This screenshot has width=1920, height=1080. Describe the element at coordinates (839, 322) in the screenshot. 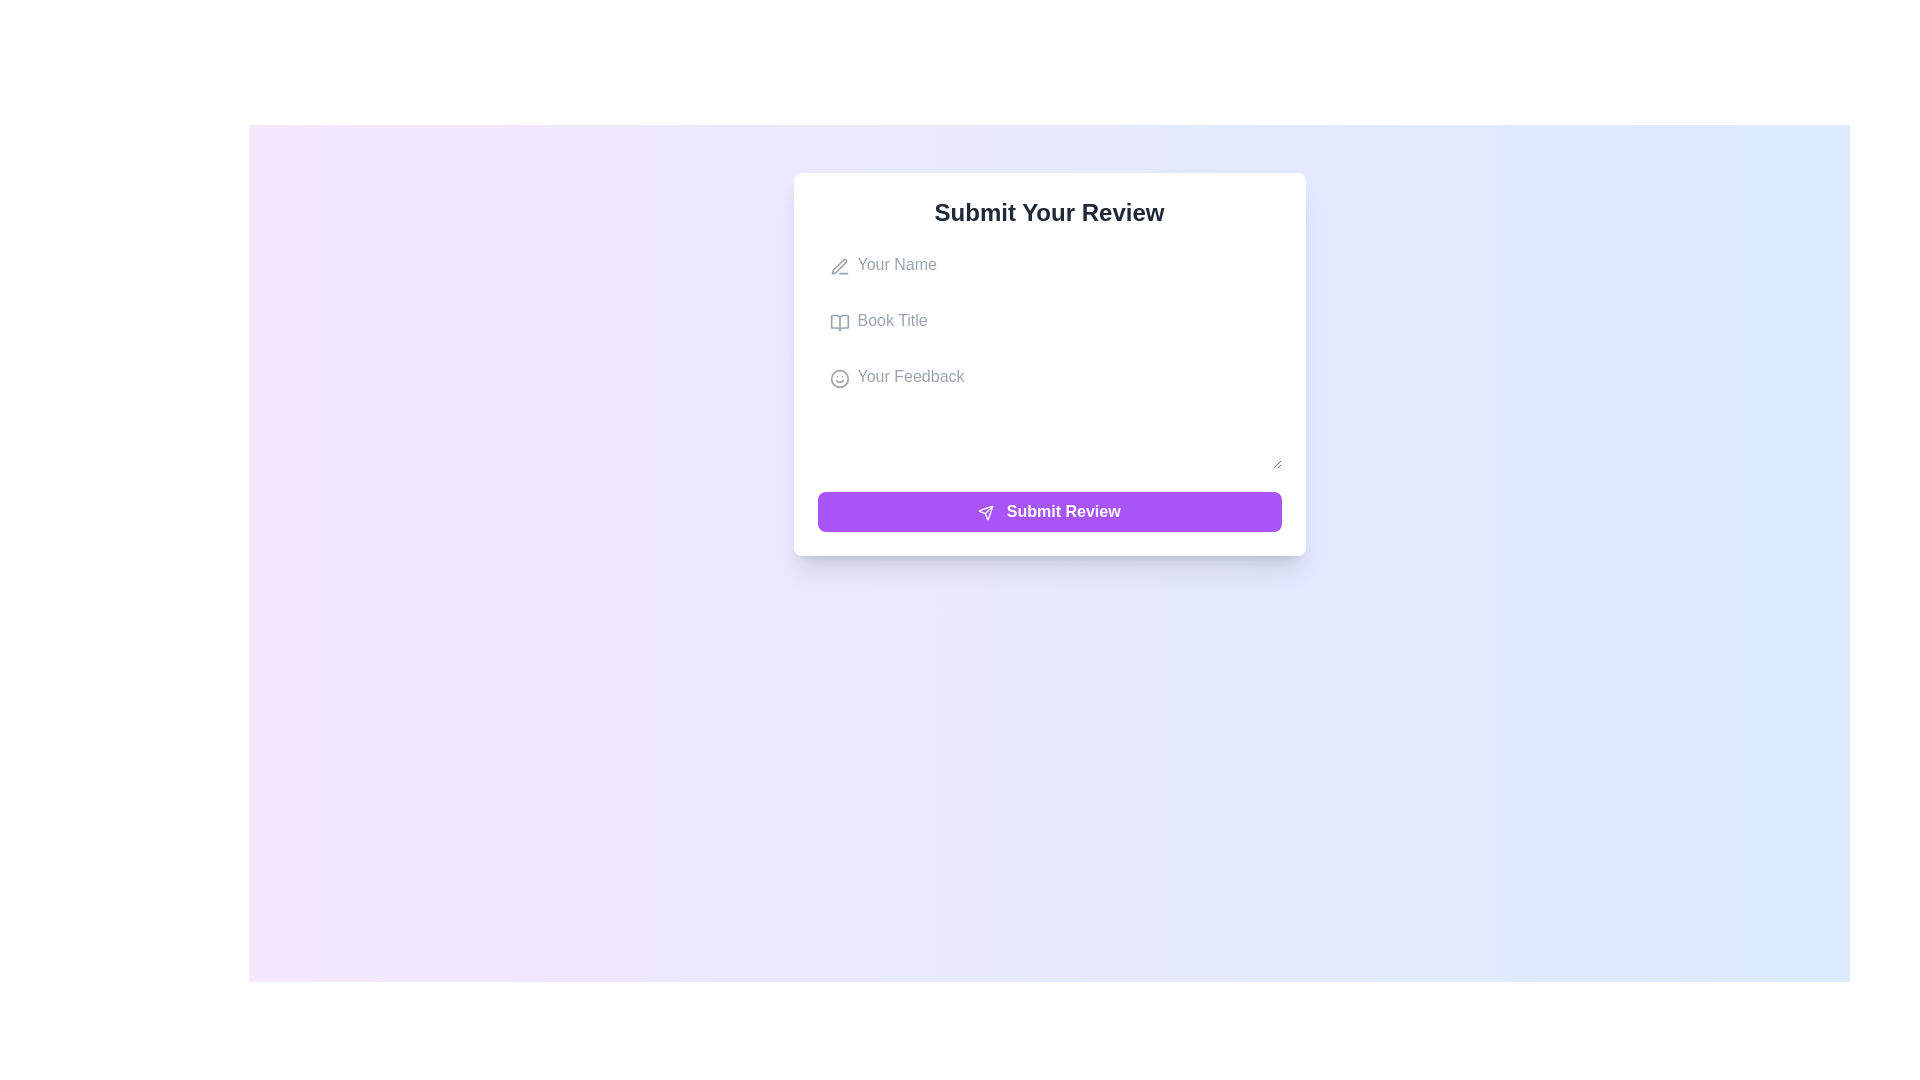

I see `decorative icon that signifies the 'Book Title' field located beside the 'Book Title' text field within the 'Submit Your Review' form` at that location.